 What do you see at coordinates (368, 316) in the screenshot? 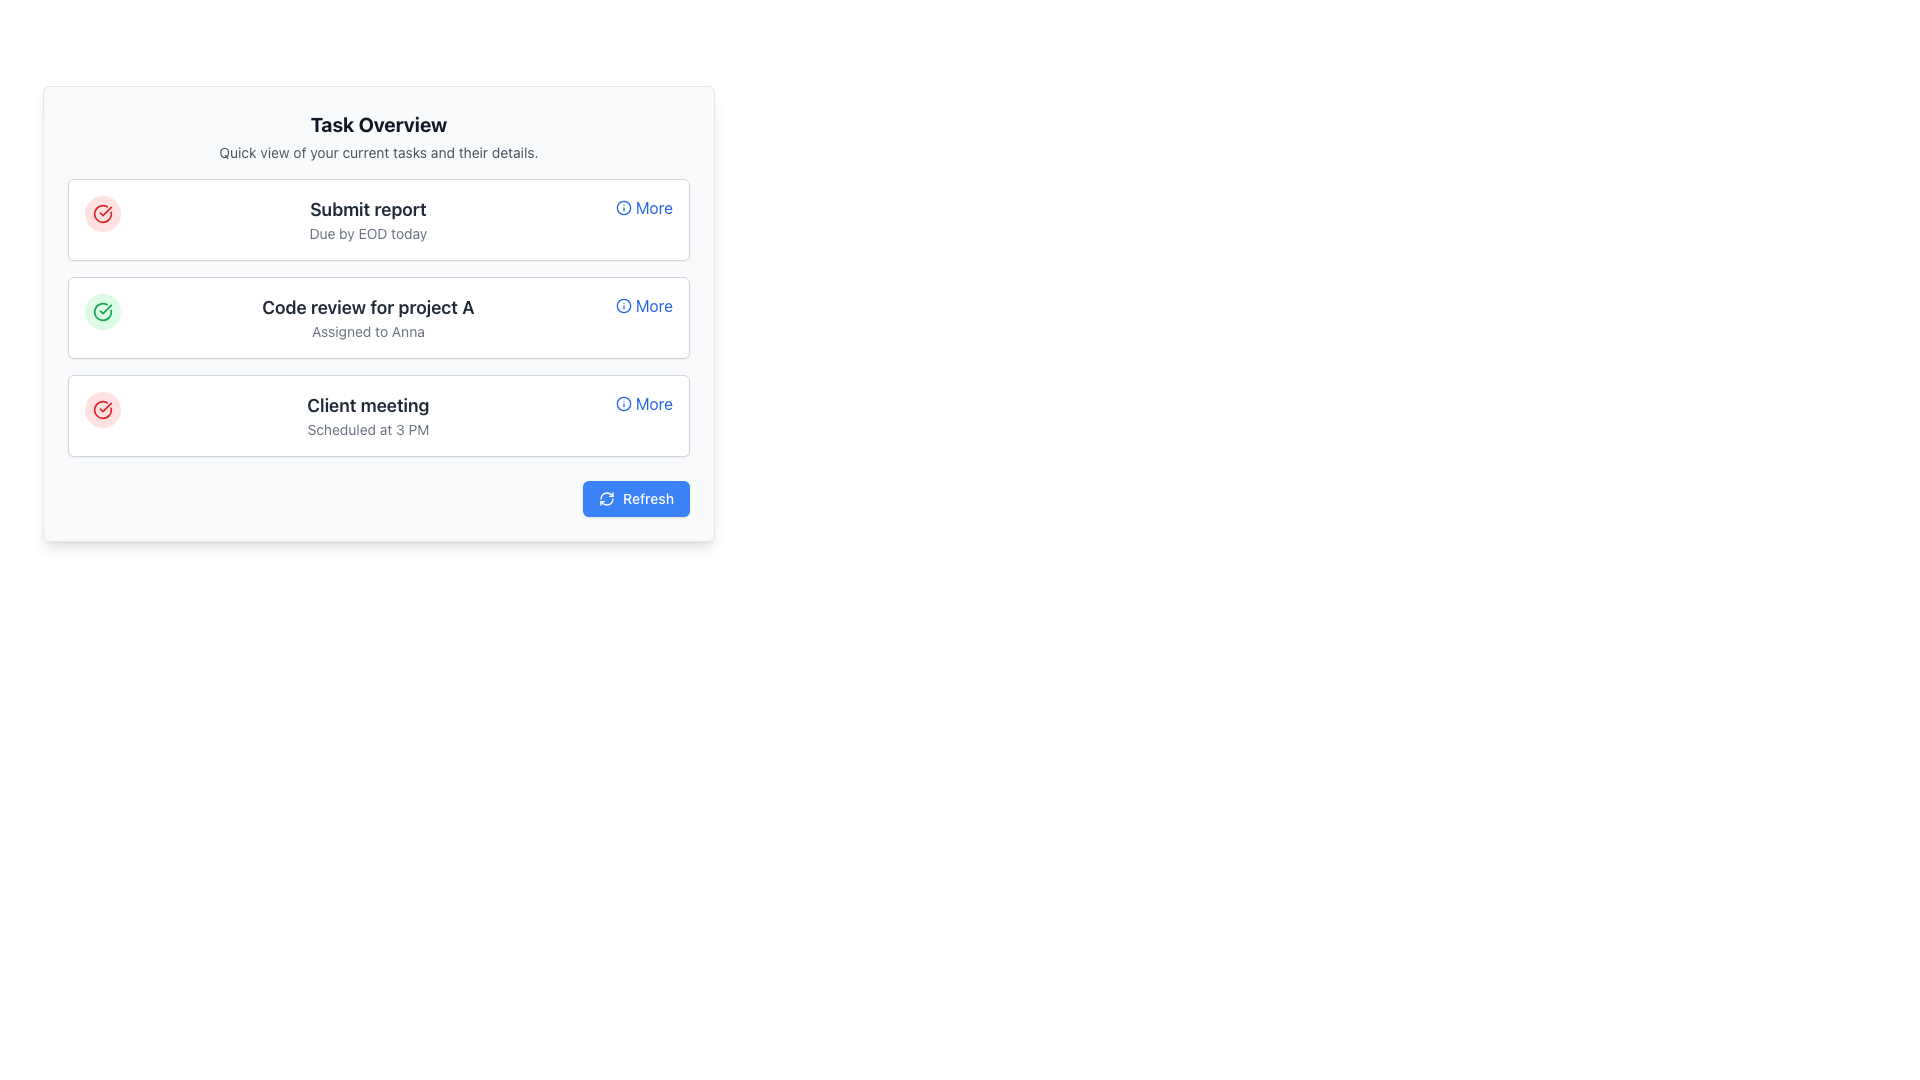
I see `the Text block that provides information about a specific task, detailing its title and assignee, located centrally within the second task item in a vertical list of tasks` at bounding box center [368, 316].